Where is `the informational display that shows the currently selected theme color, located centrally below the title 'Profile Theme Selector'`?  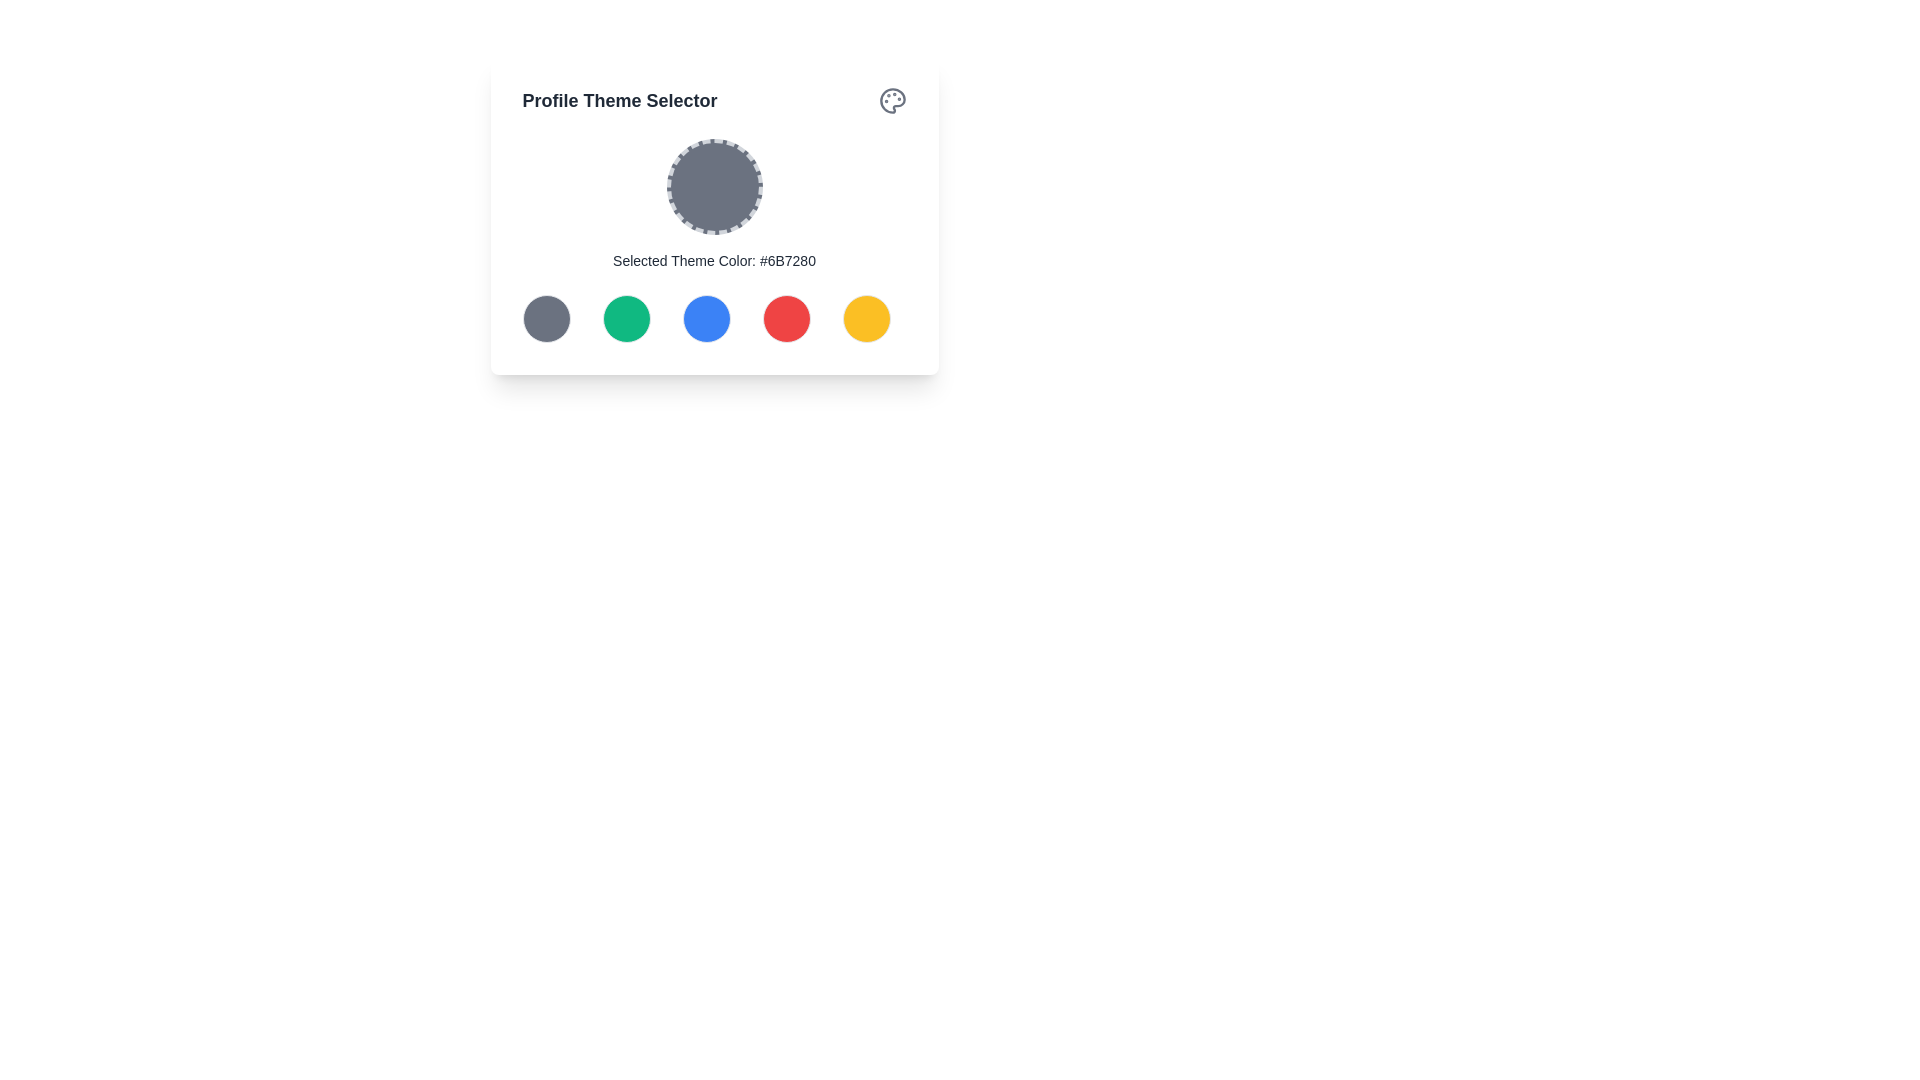 the informational display that shows the currently selected theme color, located centrally below the title 'Profile Theme Selector' is located at coordinates (714, 204).